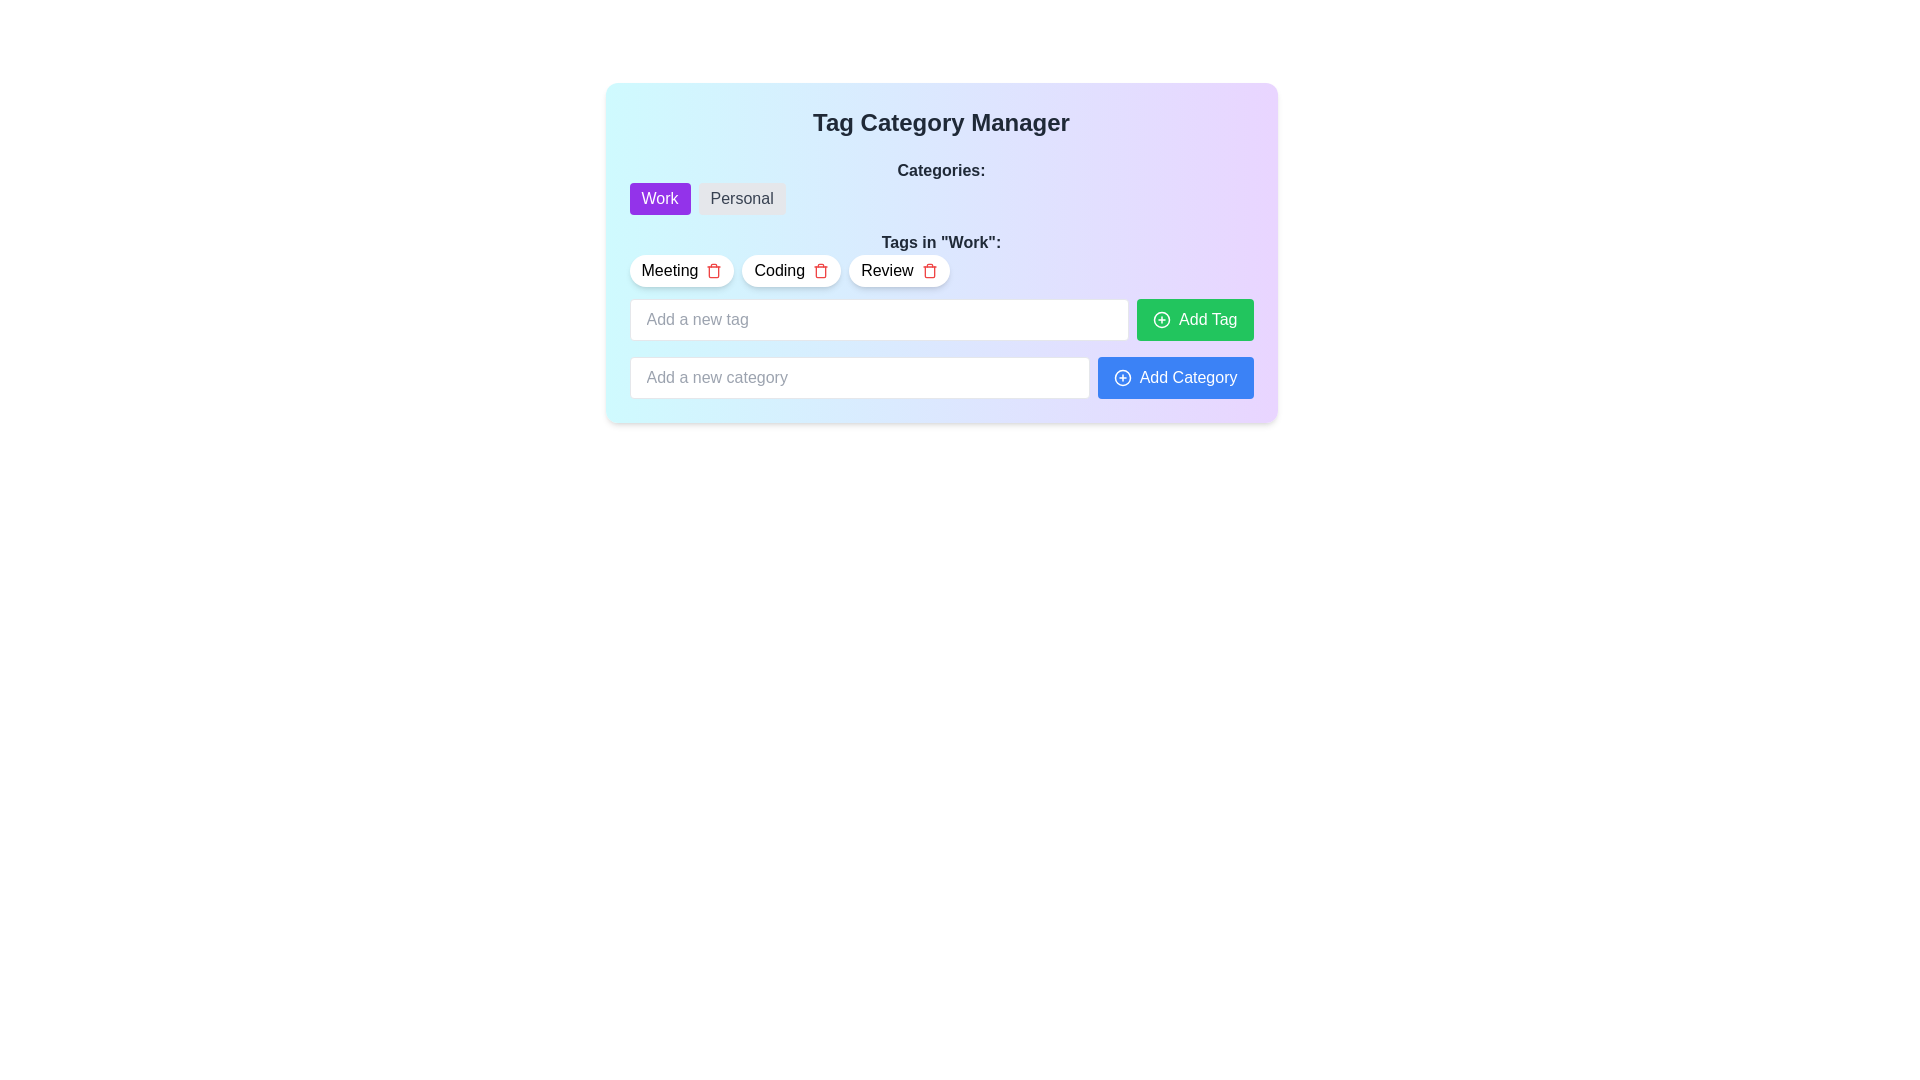 The height and width of the screenshot is (1080, 1920). What do you see at coordinates (1122, 378) in the screenshot?
I see `the add icon represented by a circular boundary with a plus symbol inside, located within the 'Add Category' button at the bottom right of the interface` at bounding box center [1122, 378].